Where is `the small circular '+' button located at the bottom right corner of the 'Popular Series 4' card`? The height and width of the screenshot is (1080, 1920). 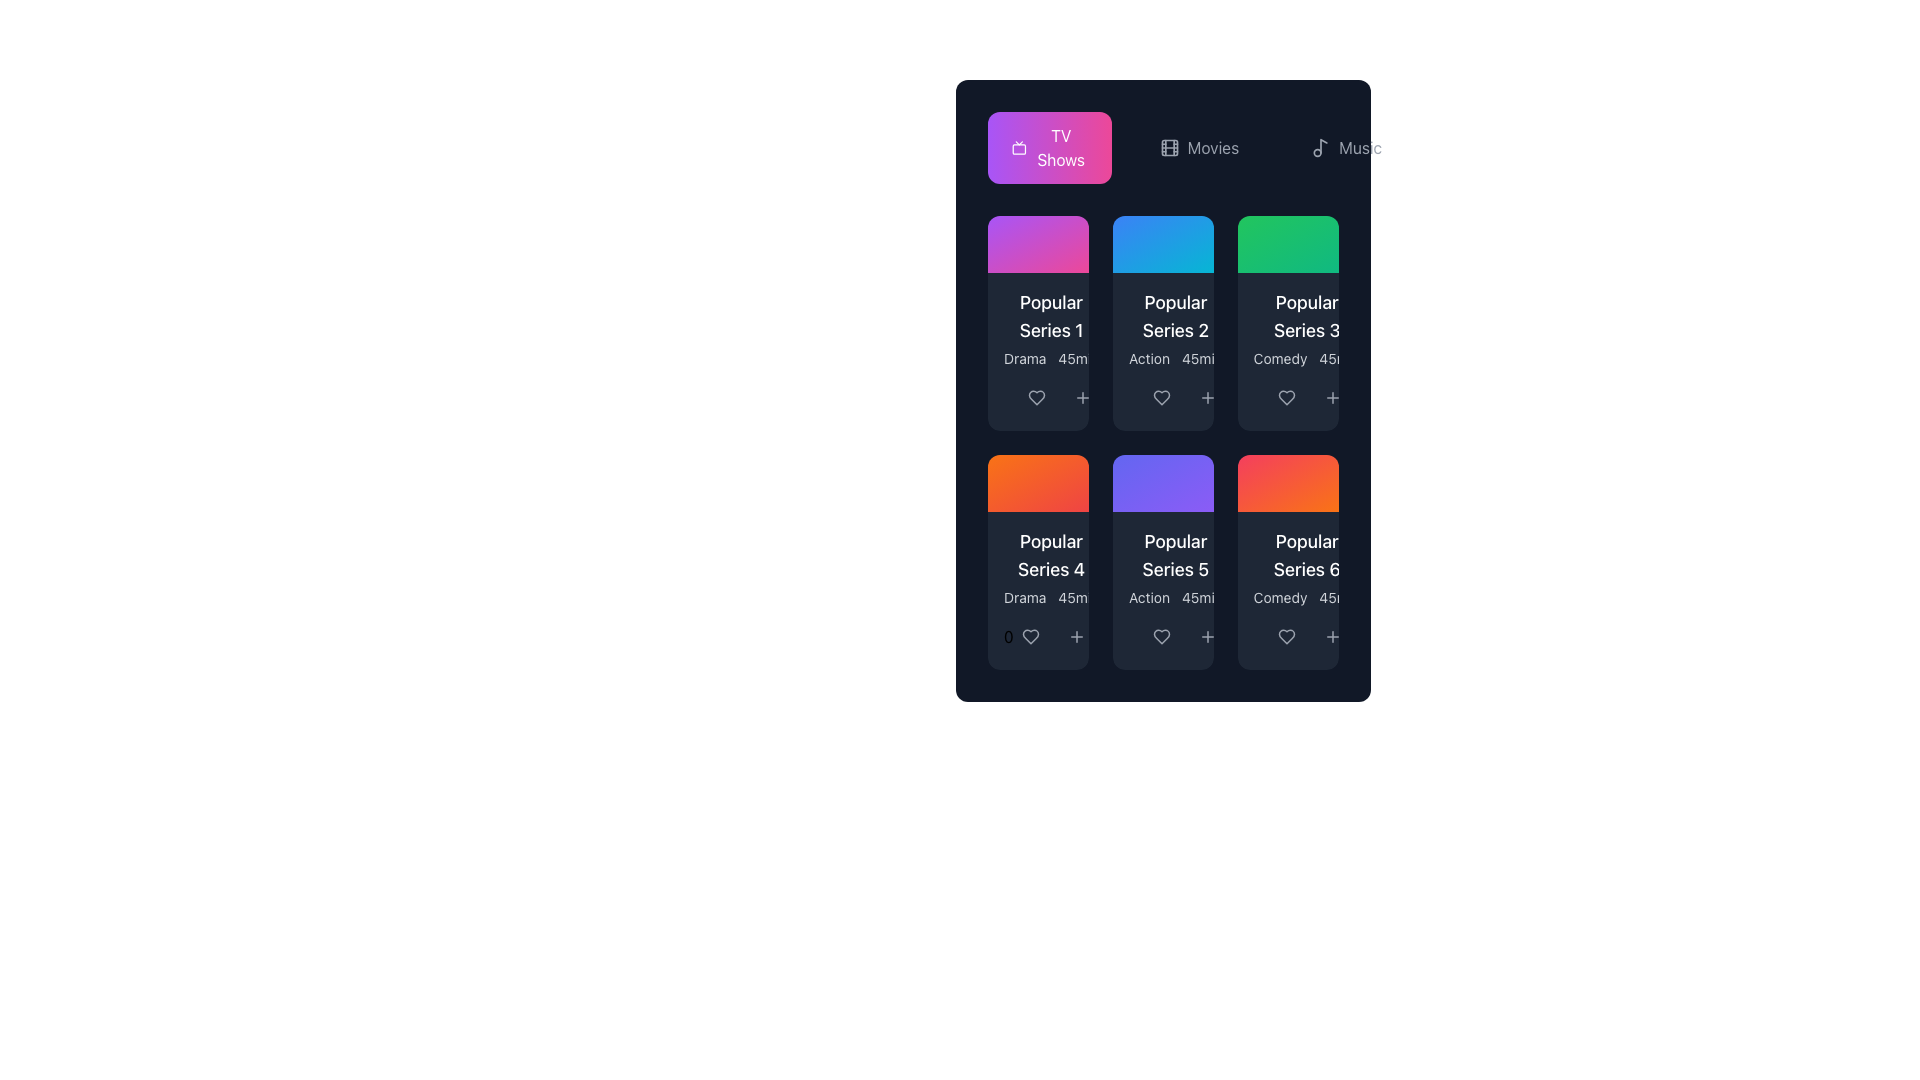
the small circular '+' button located at the bottom right corner of the 'Popular Series 4' card is located at coordinates (1075, 636).